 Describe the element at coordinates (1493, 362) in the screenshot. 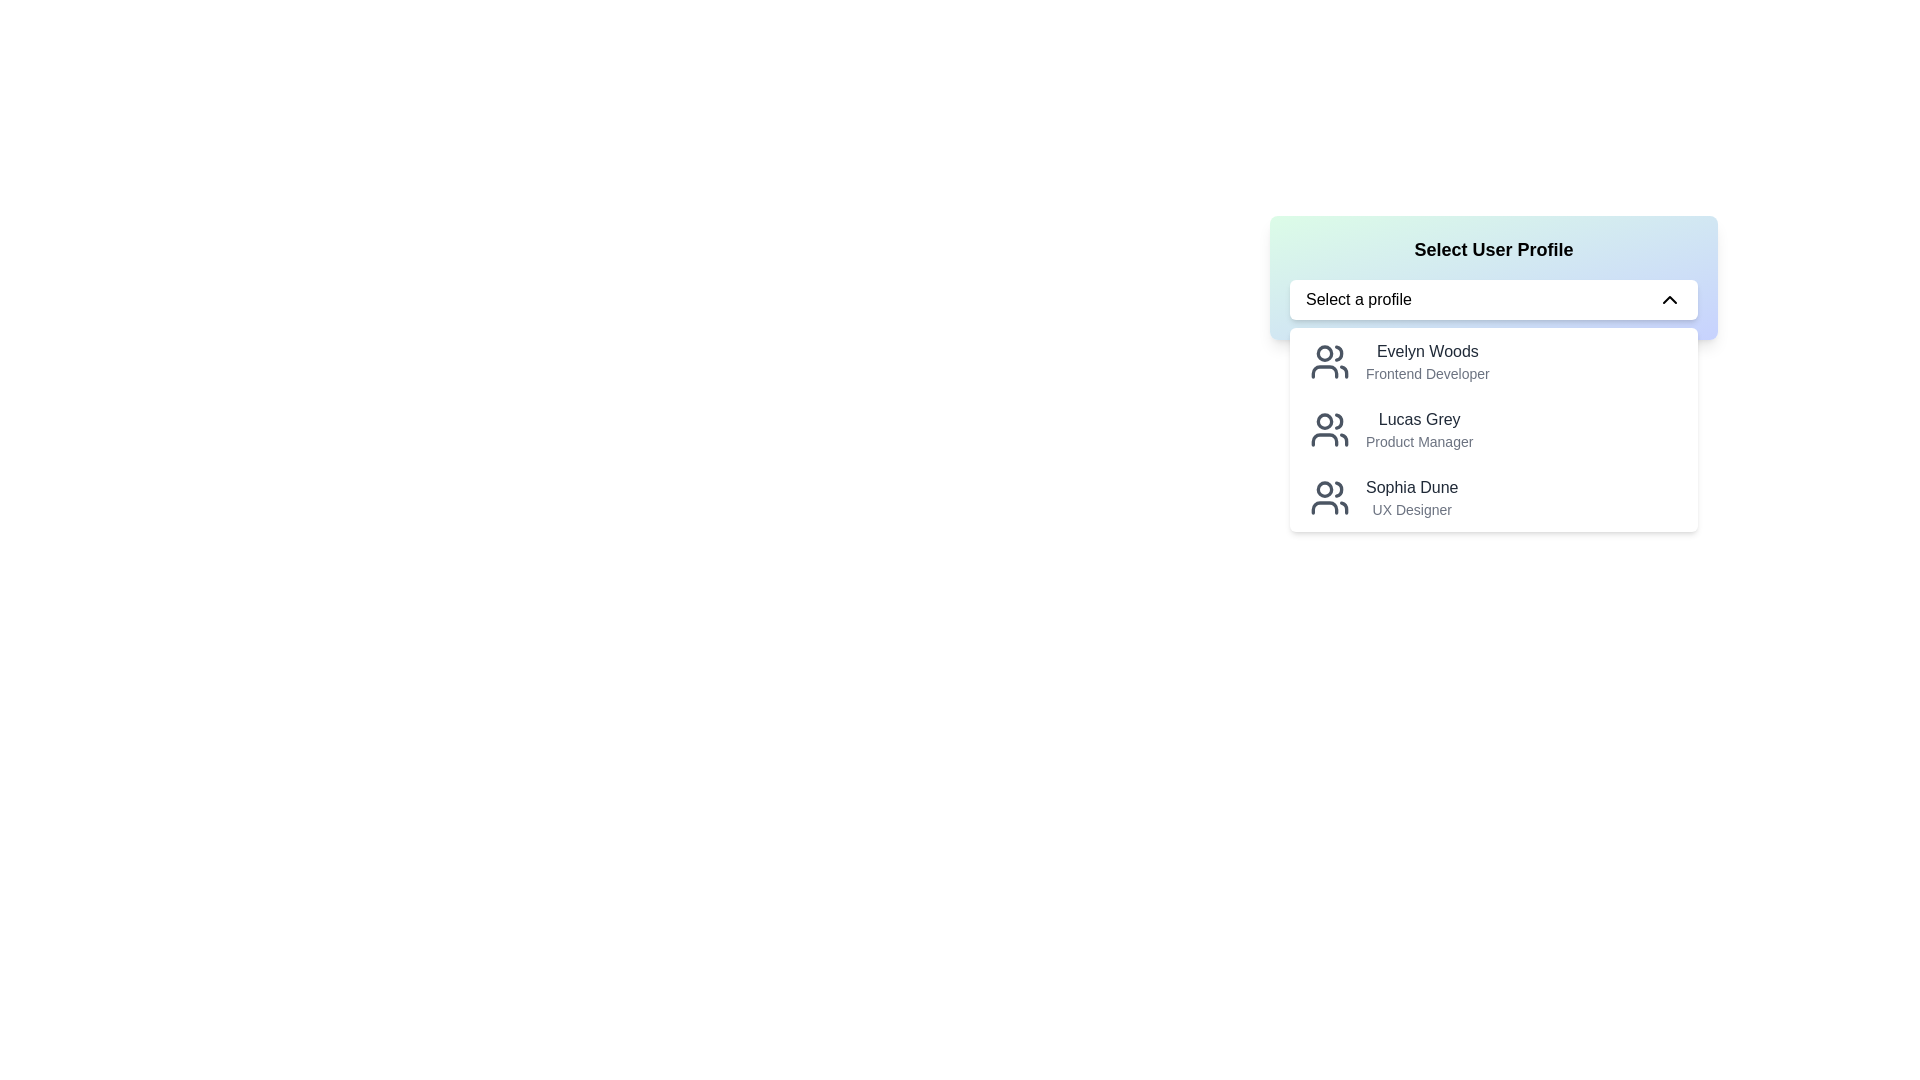

I see `the first user profile list item representing 'Evelyn Woods'` at that location.